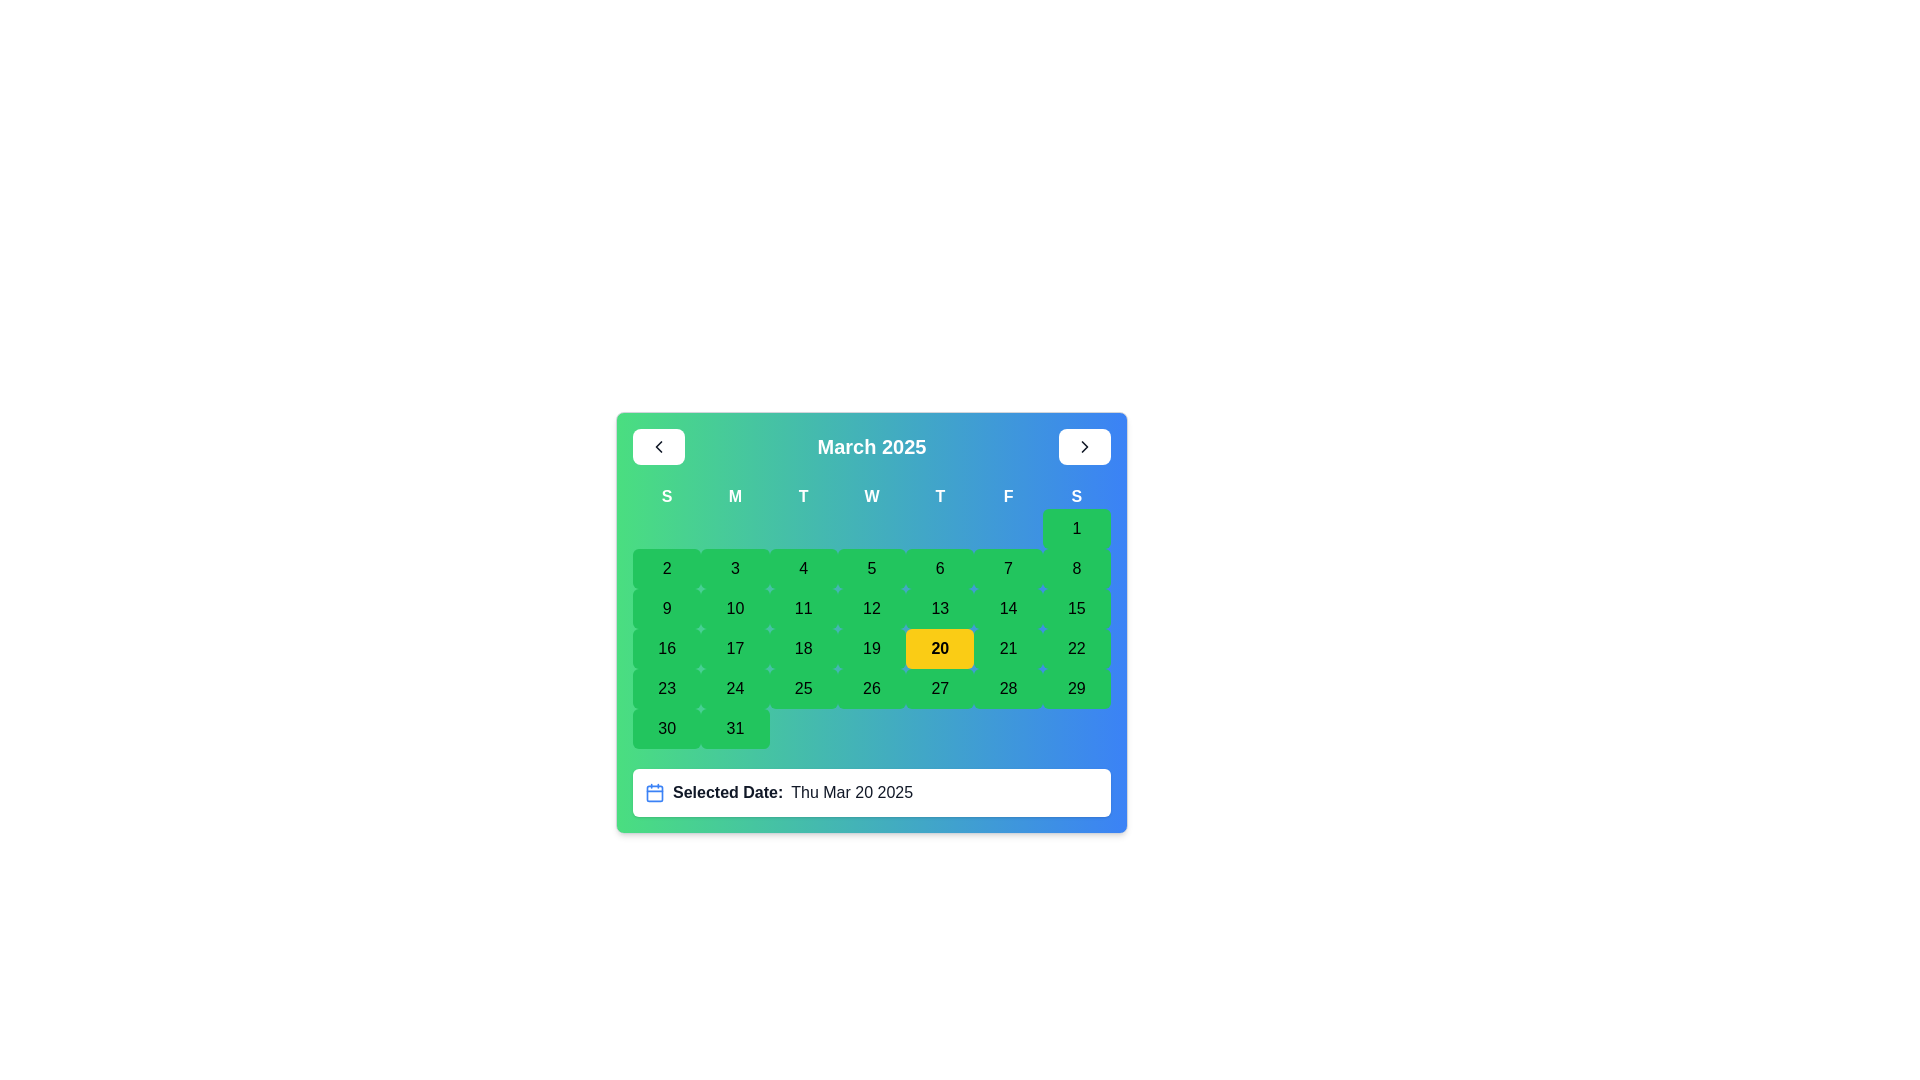 The height and width of the screenshot is (1080, 1920). What do you see at coordinates (1008, 496) in the screenshot?
I see `the text label displaying the letter 'F', which is styled in white bold font and is the sixth element in the header row of a calendar representing the days of the week` at bounding box center [1008, 496].